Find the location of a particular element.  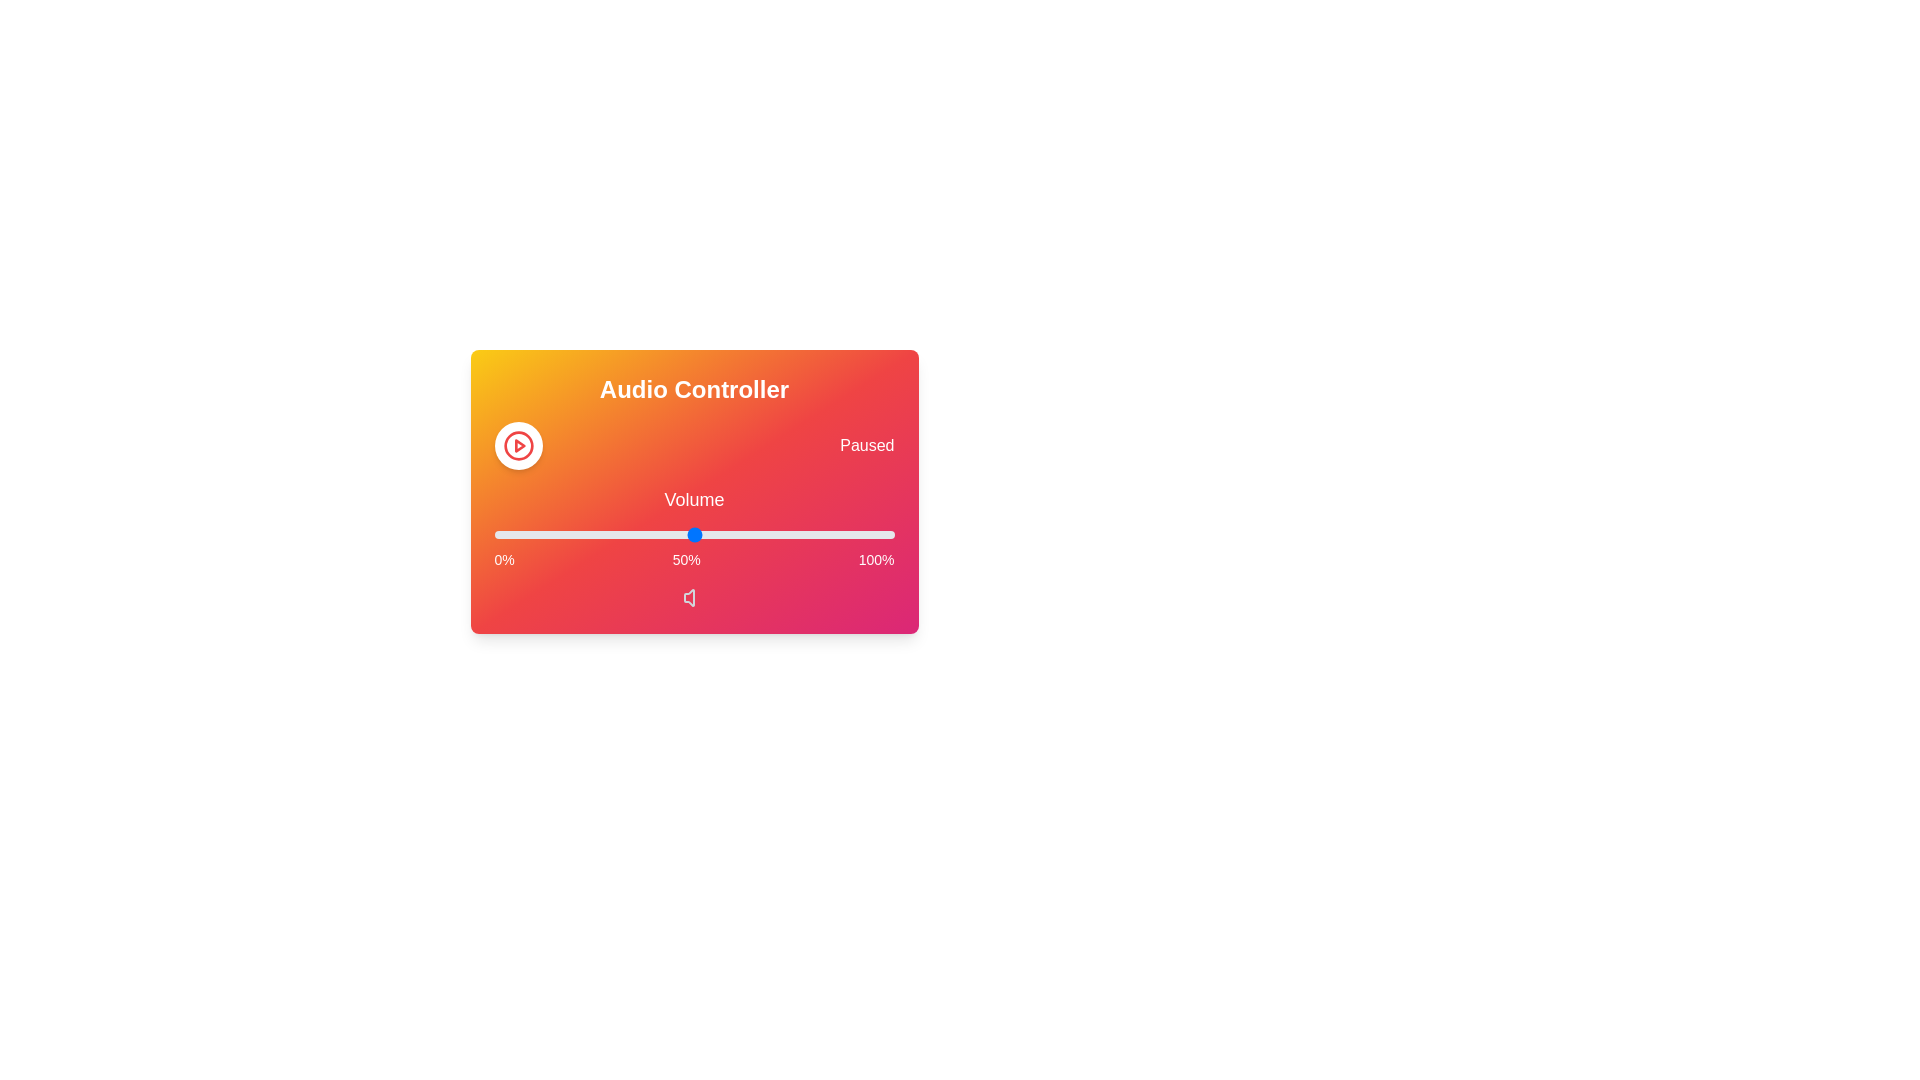

the volume slider to 80% is located at coordinates (814, 534).